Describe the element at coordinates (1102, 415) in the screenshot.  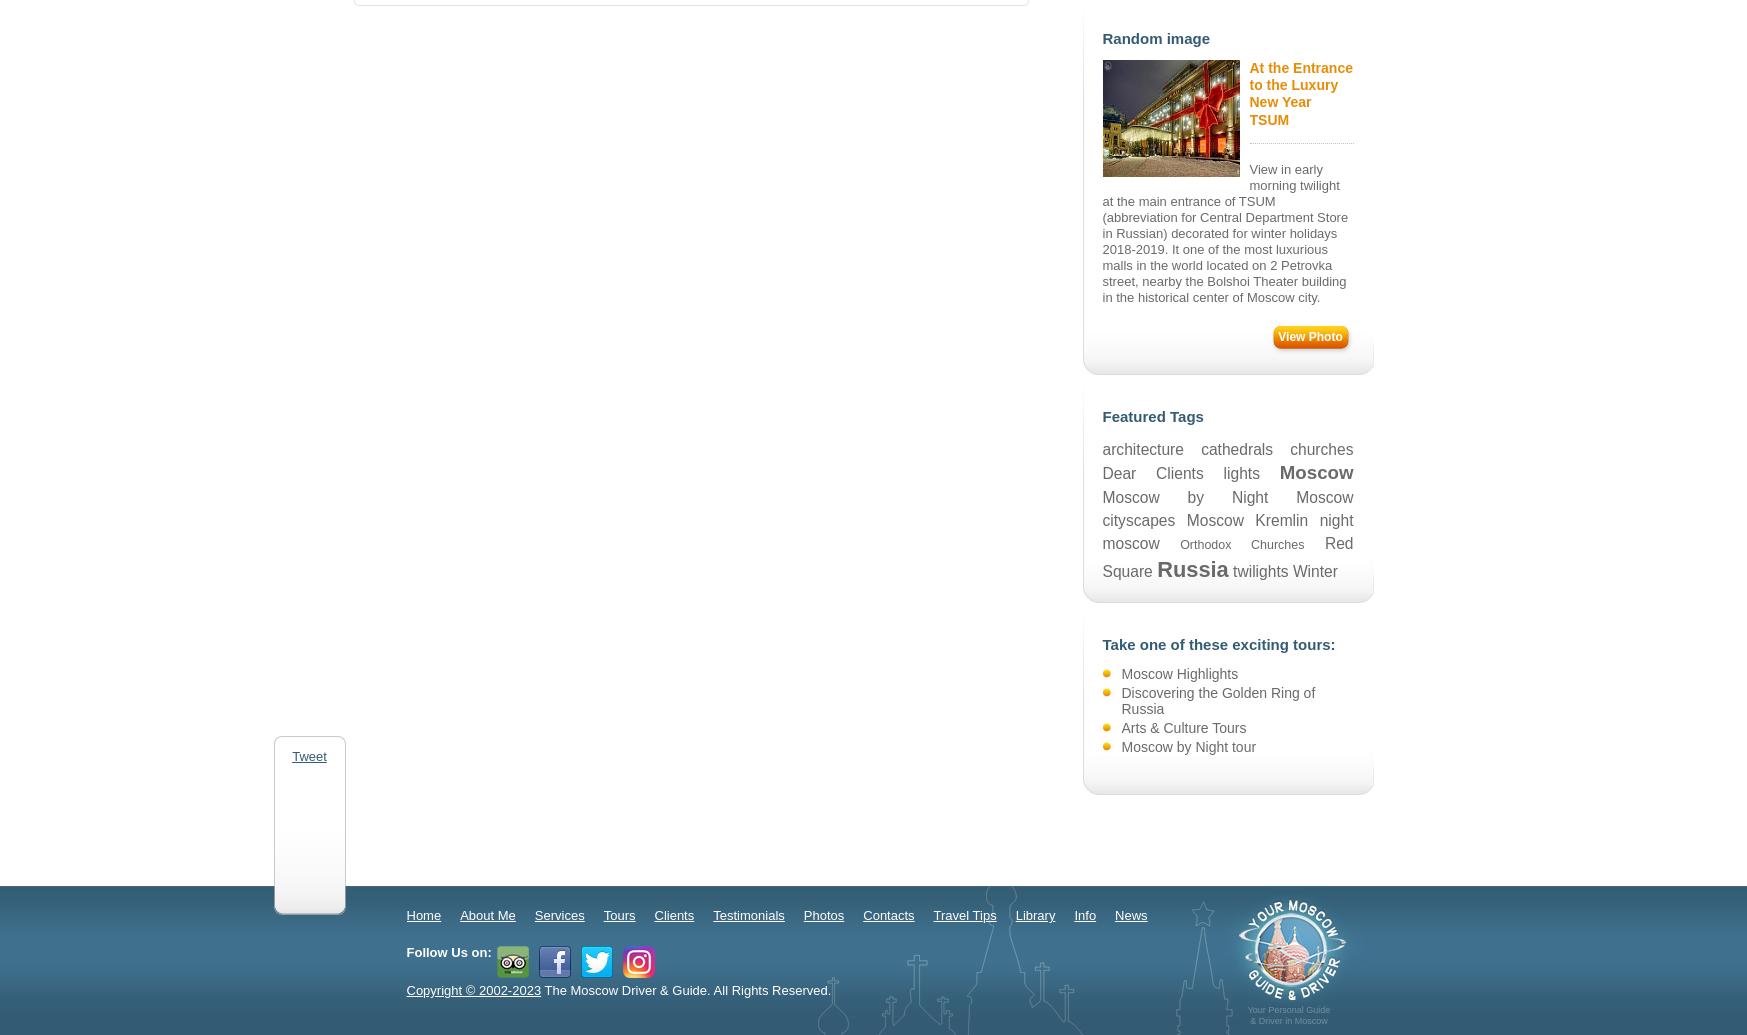
I see `'Featured Tags'` at that location.